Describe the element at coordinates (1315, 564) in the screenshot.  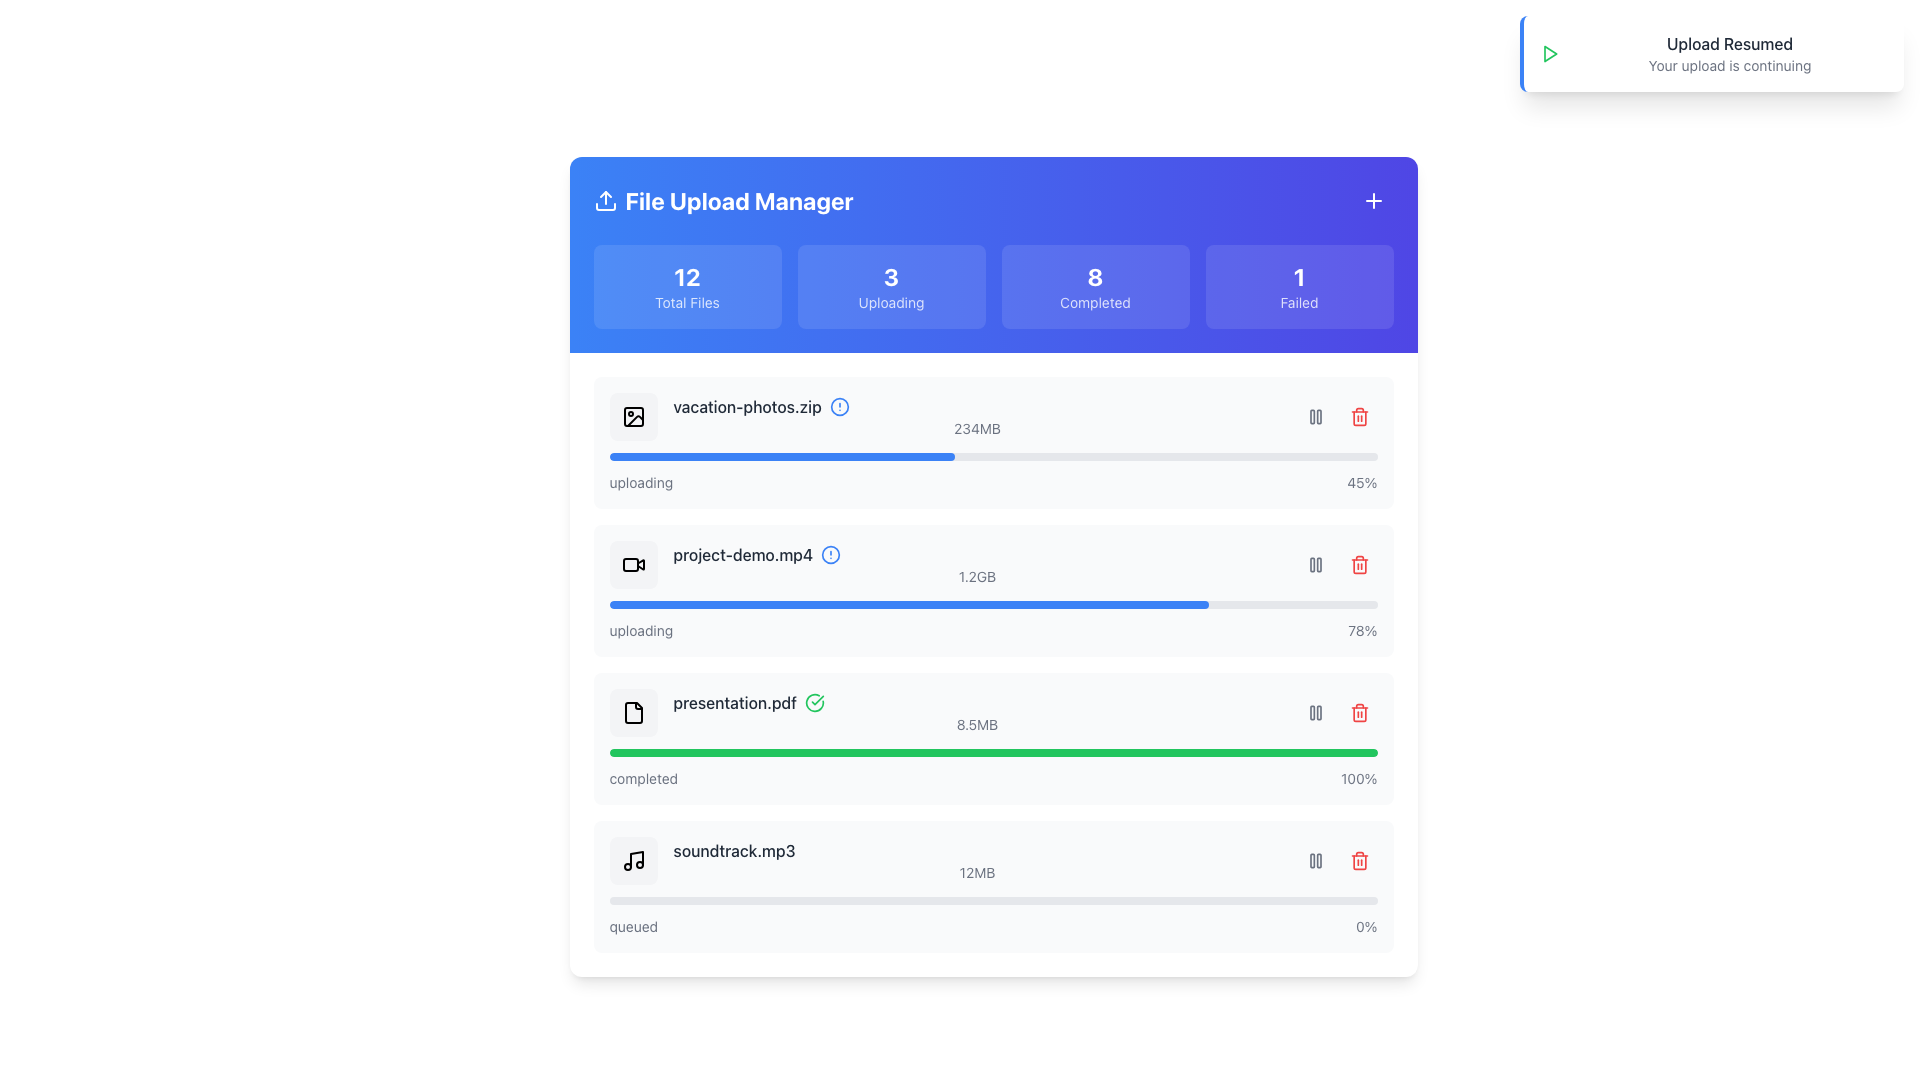
I see `the pause icon located on the right side of the row beside the delete icon to temporarily stop the upload process of the file titled 'project-demo.mp4'` at that location.